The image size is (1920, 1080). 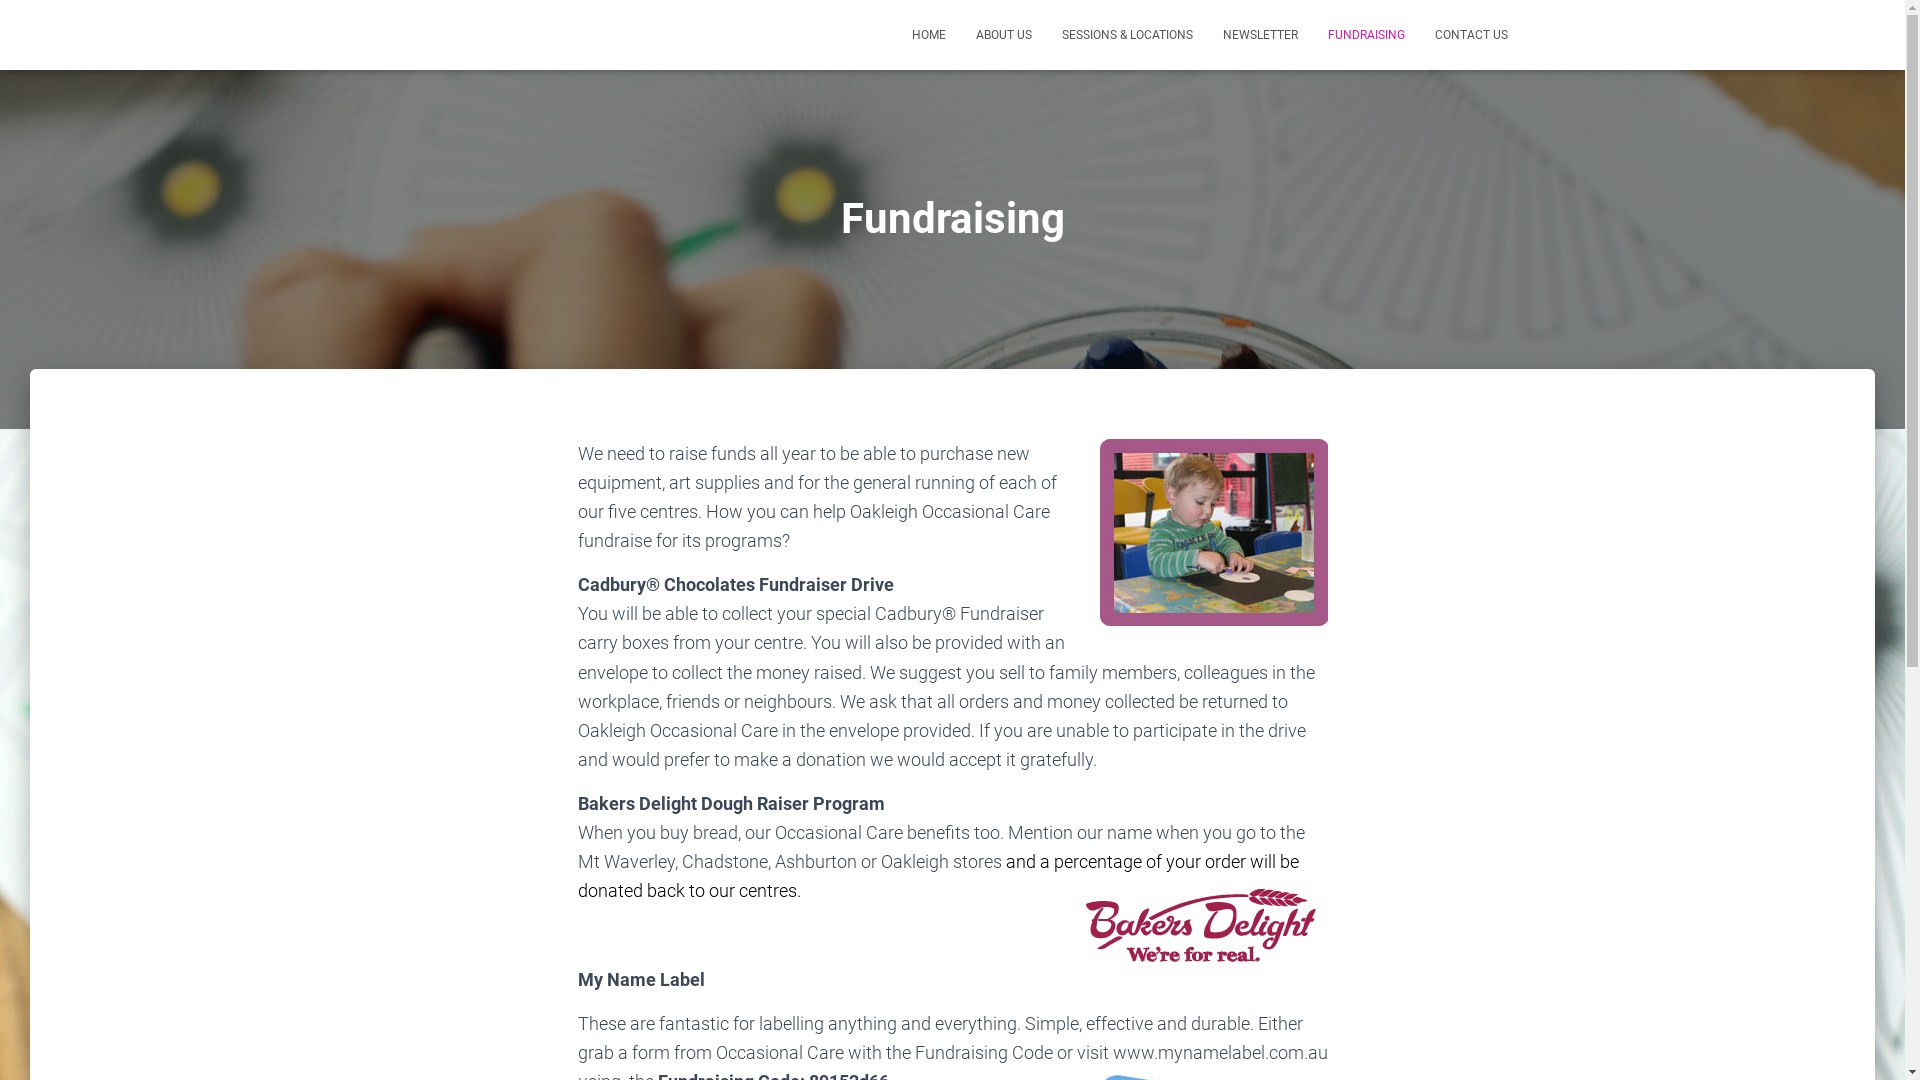 What do you see at coordinates (1471, 34) in the screenshot?
I see `'CONTACT US'` at bounding box center [1471, 34].